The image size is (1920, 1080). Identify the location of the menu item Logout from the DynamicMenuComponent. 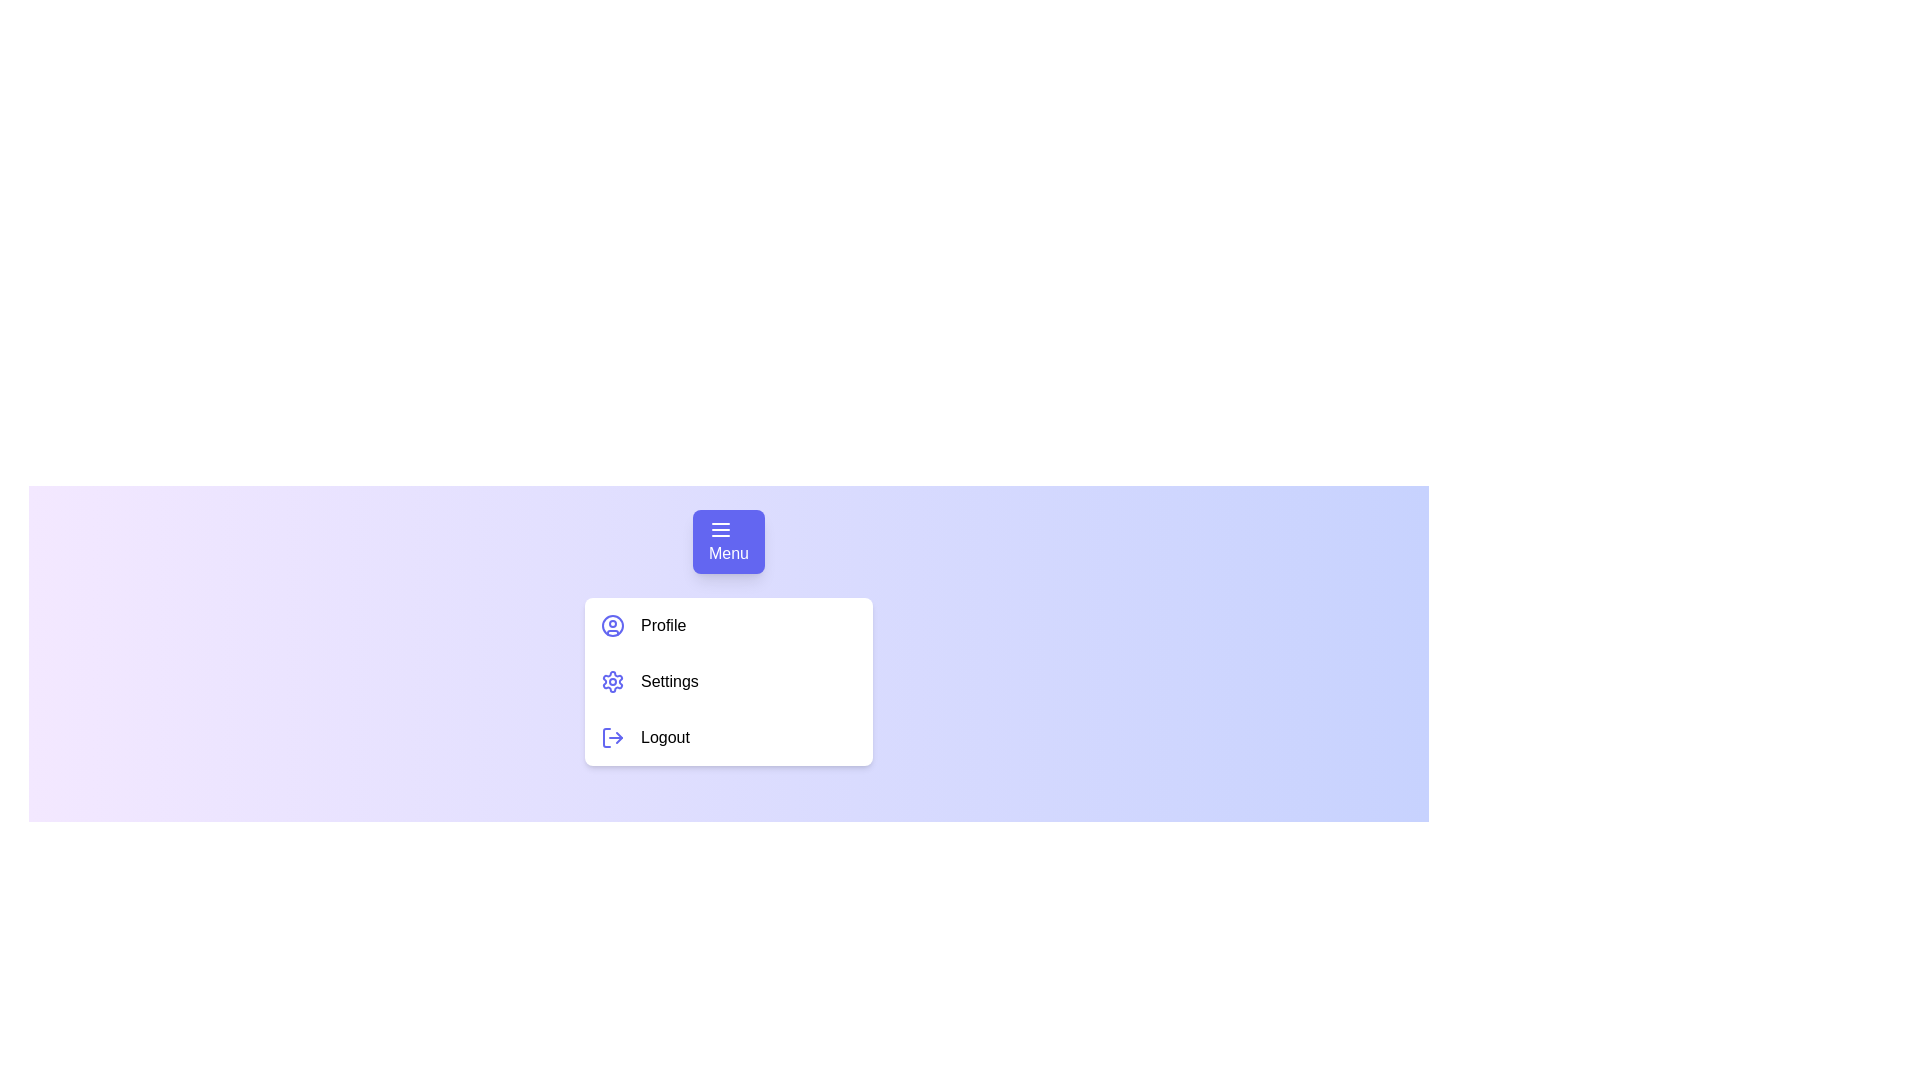
(728, 737).